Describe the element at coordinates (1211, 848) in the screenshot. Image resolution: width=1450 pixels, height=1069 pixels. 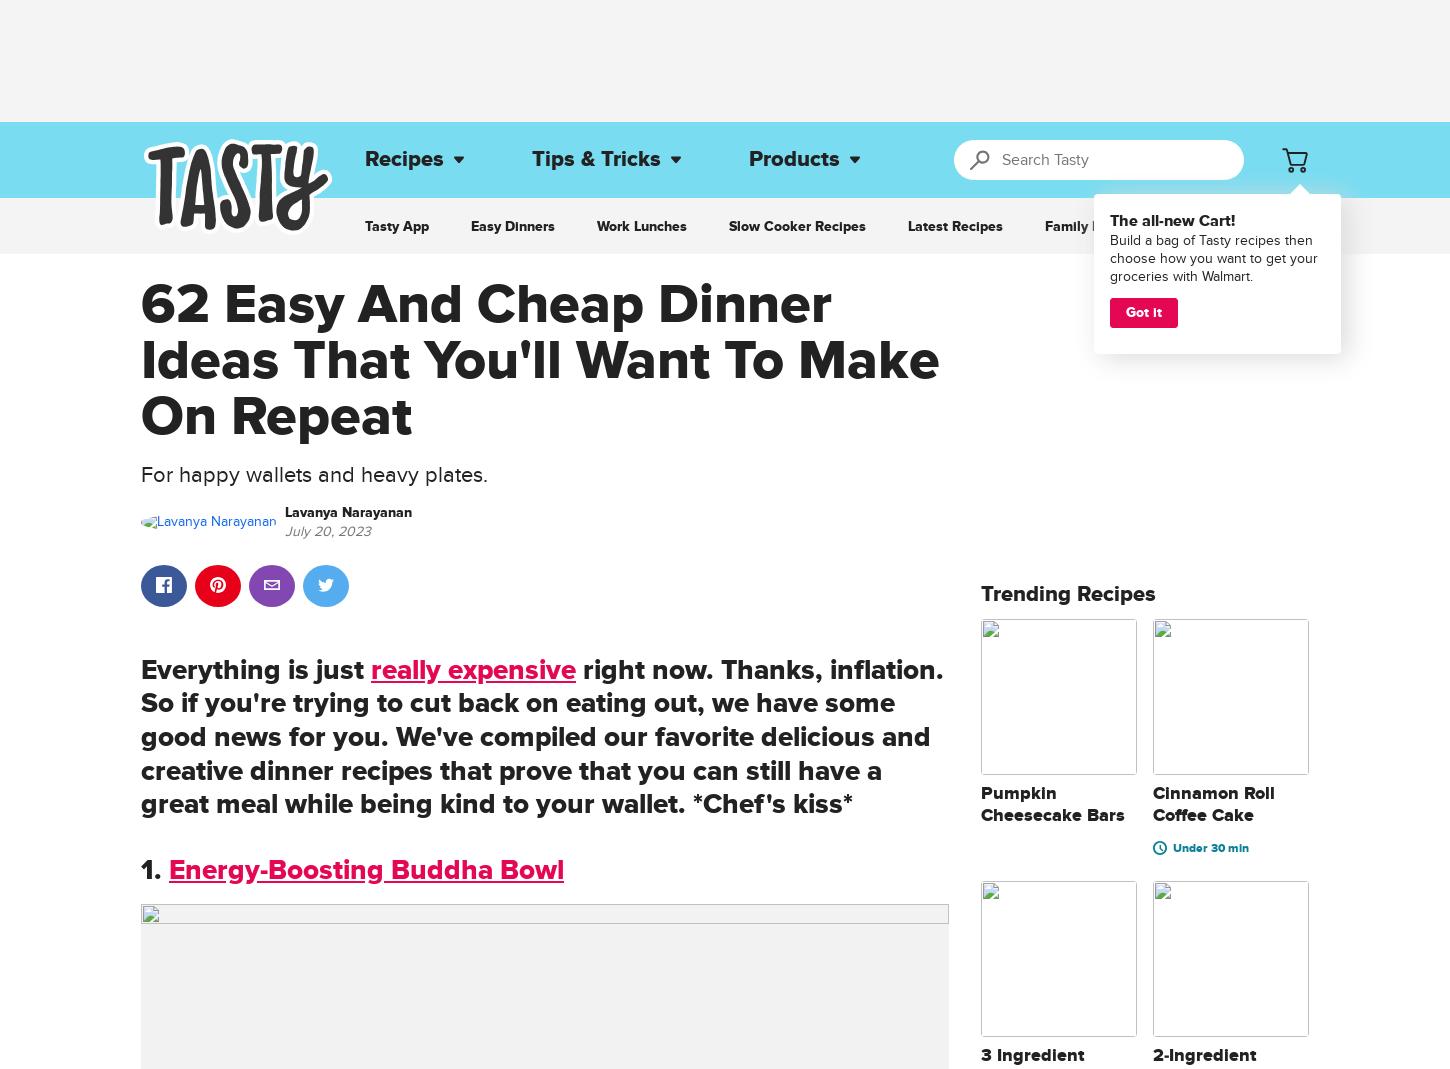
I see `'Under 30 min'` at that location.